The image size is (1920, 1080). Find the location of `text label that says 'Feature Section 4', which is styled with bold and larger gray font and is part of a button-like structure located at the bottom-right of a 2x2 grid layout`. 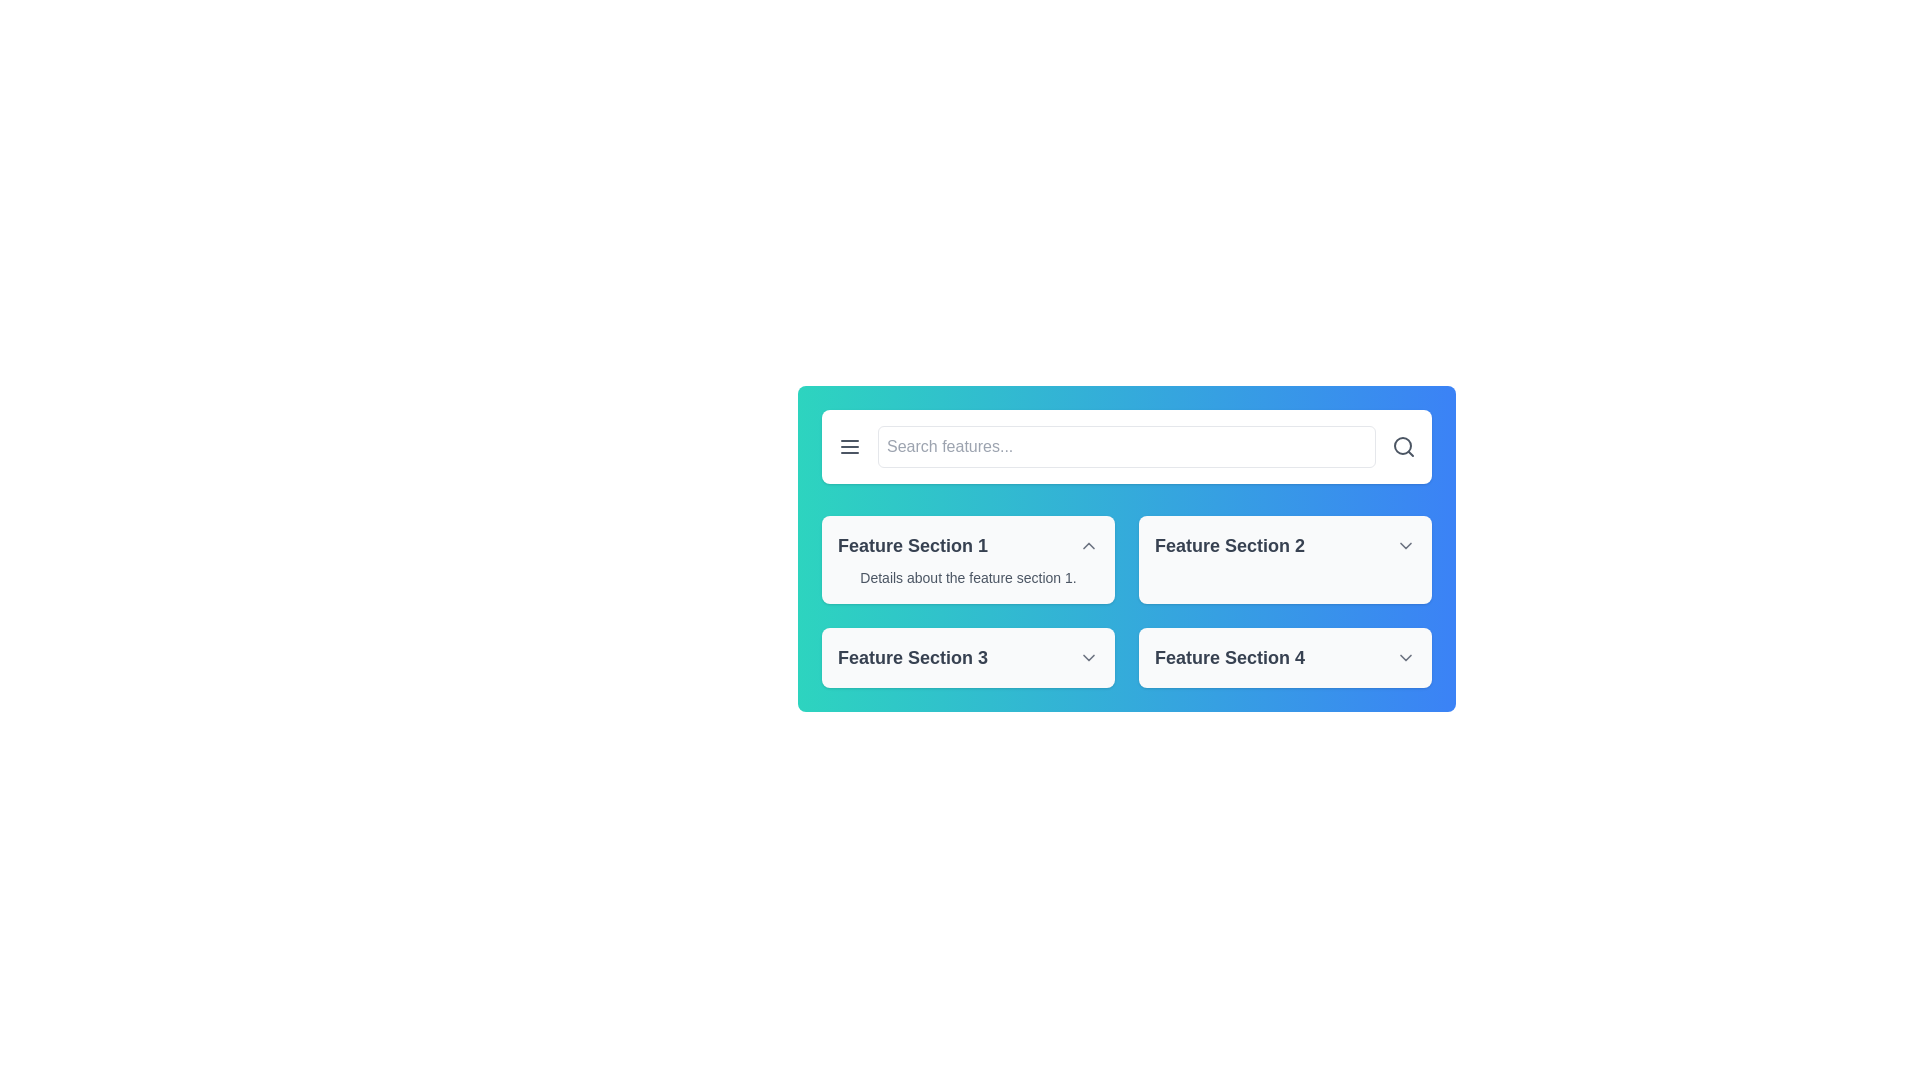

text label that says 'Feature Section 4', which is styled with bold and larger gray font and is part of a button-like structure located at the bottom-right of a 2x2 grid layout is located at coordinates (1228, 658).